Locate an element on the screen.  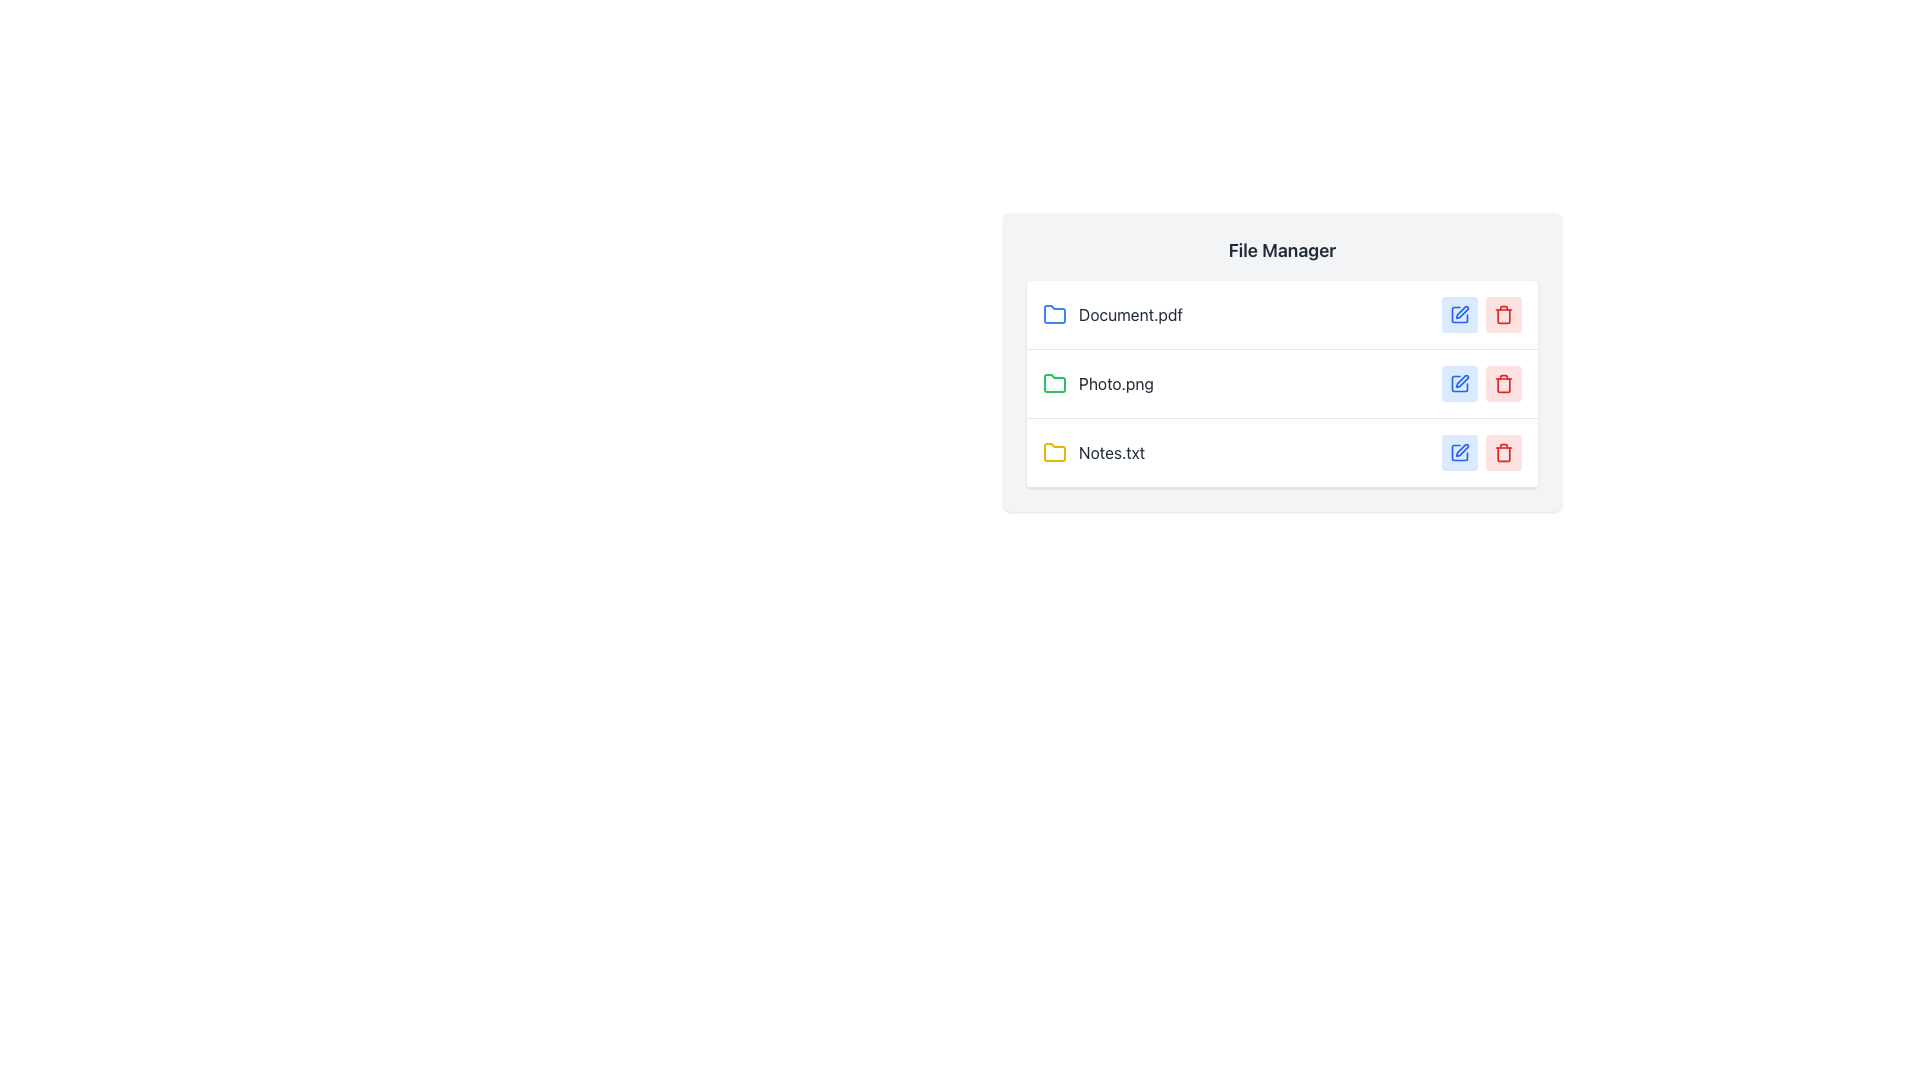
the delete icon button for 'Notes.txt' located at the far right of the file manager interface is located at coordinates (1503, 452).